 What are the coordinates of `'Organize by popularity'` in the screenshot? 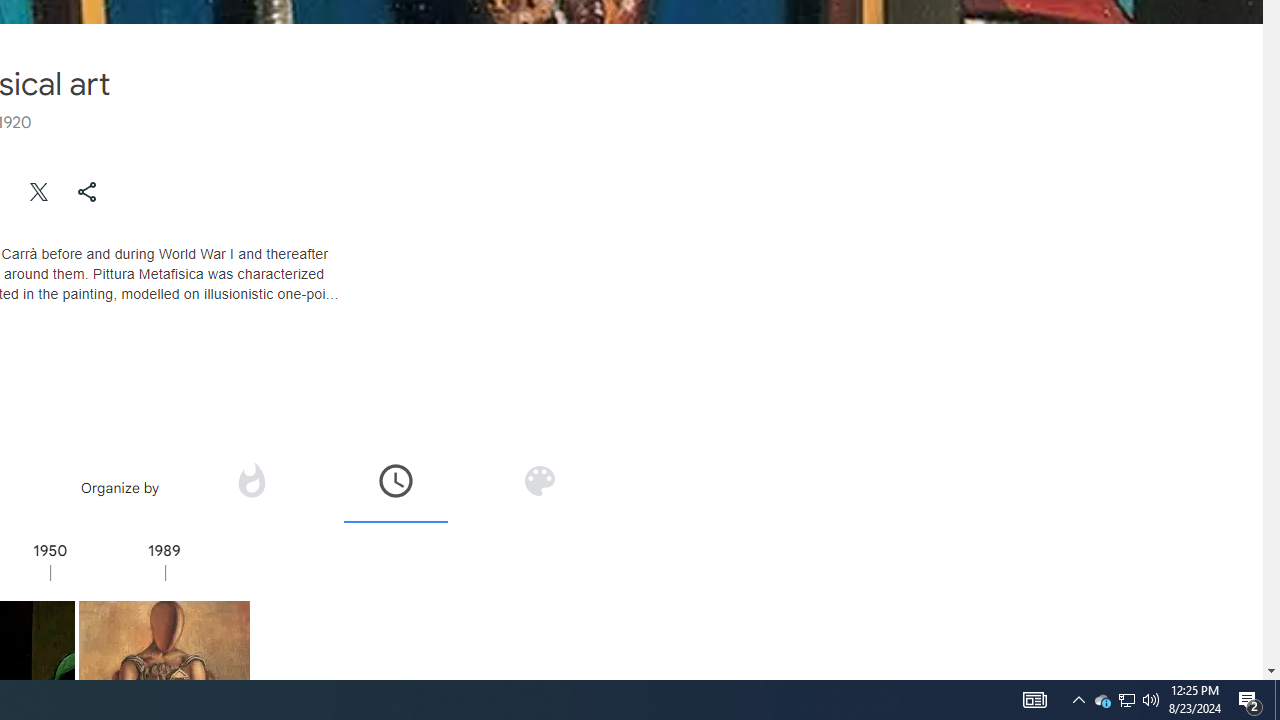 It's located at (249, 480).